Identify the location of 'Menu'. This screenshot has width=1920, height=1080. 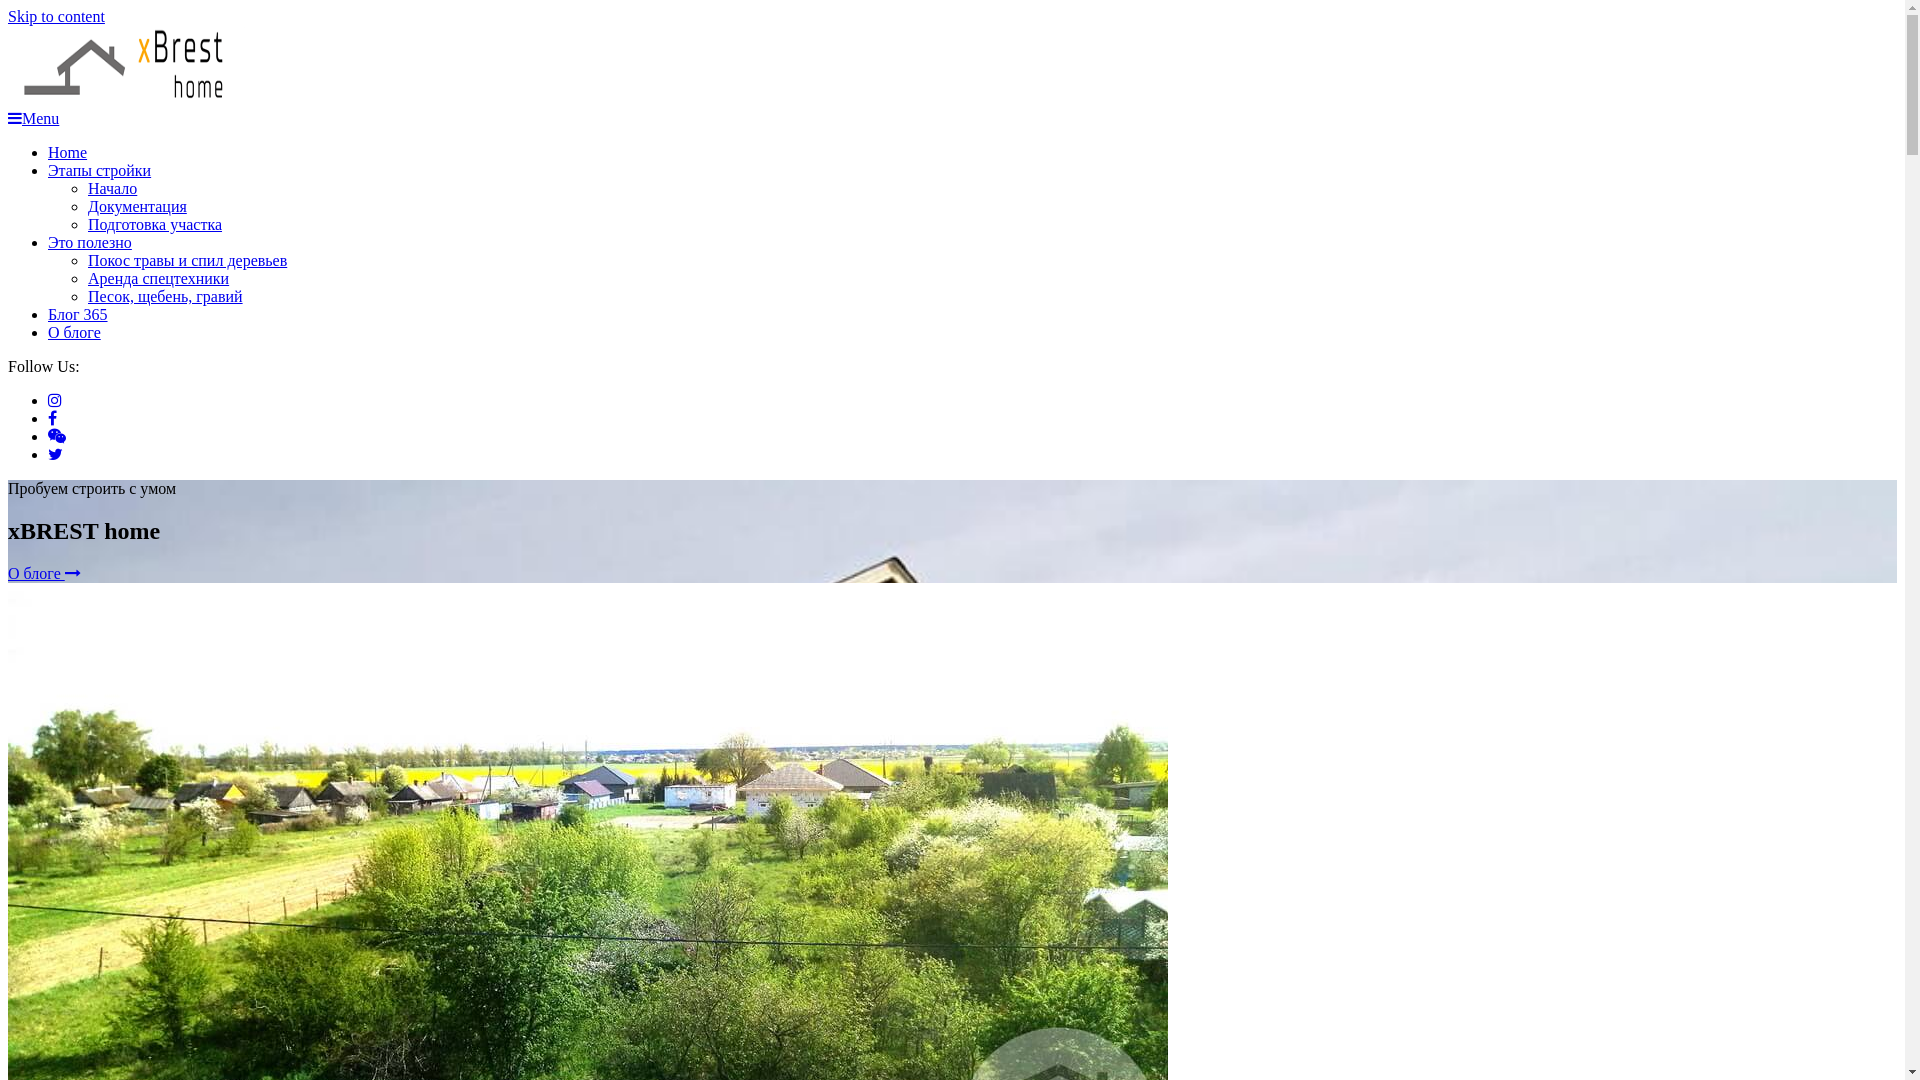
(33, 118).